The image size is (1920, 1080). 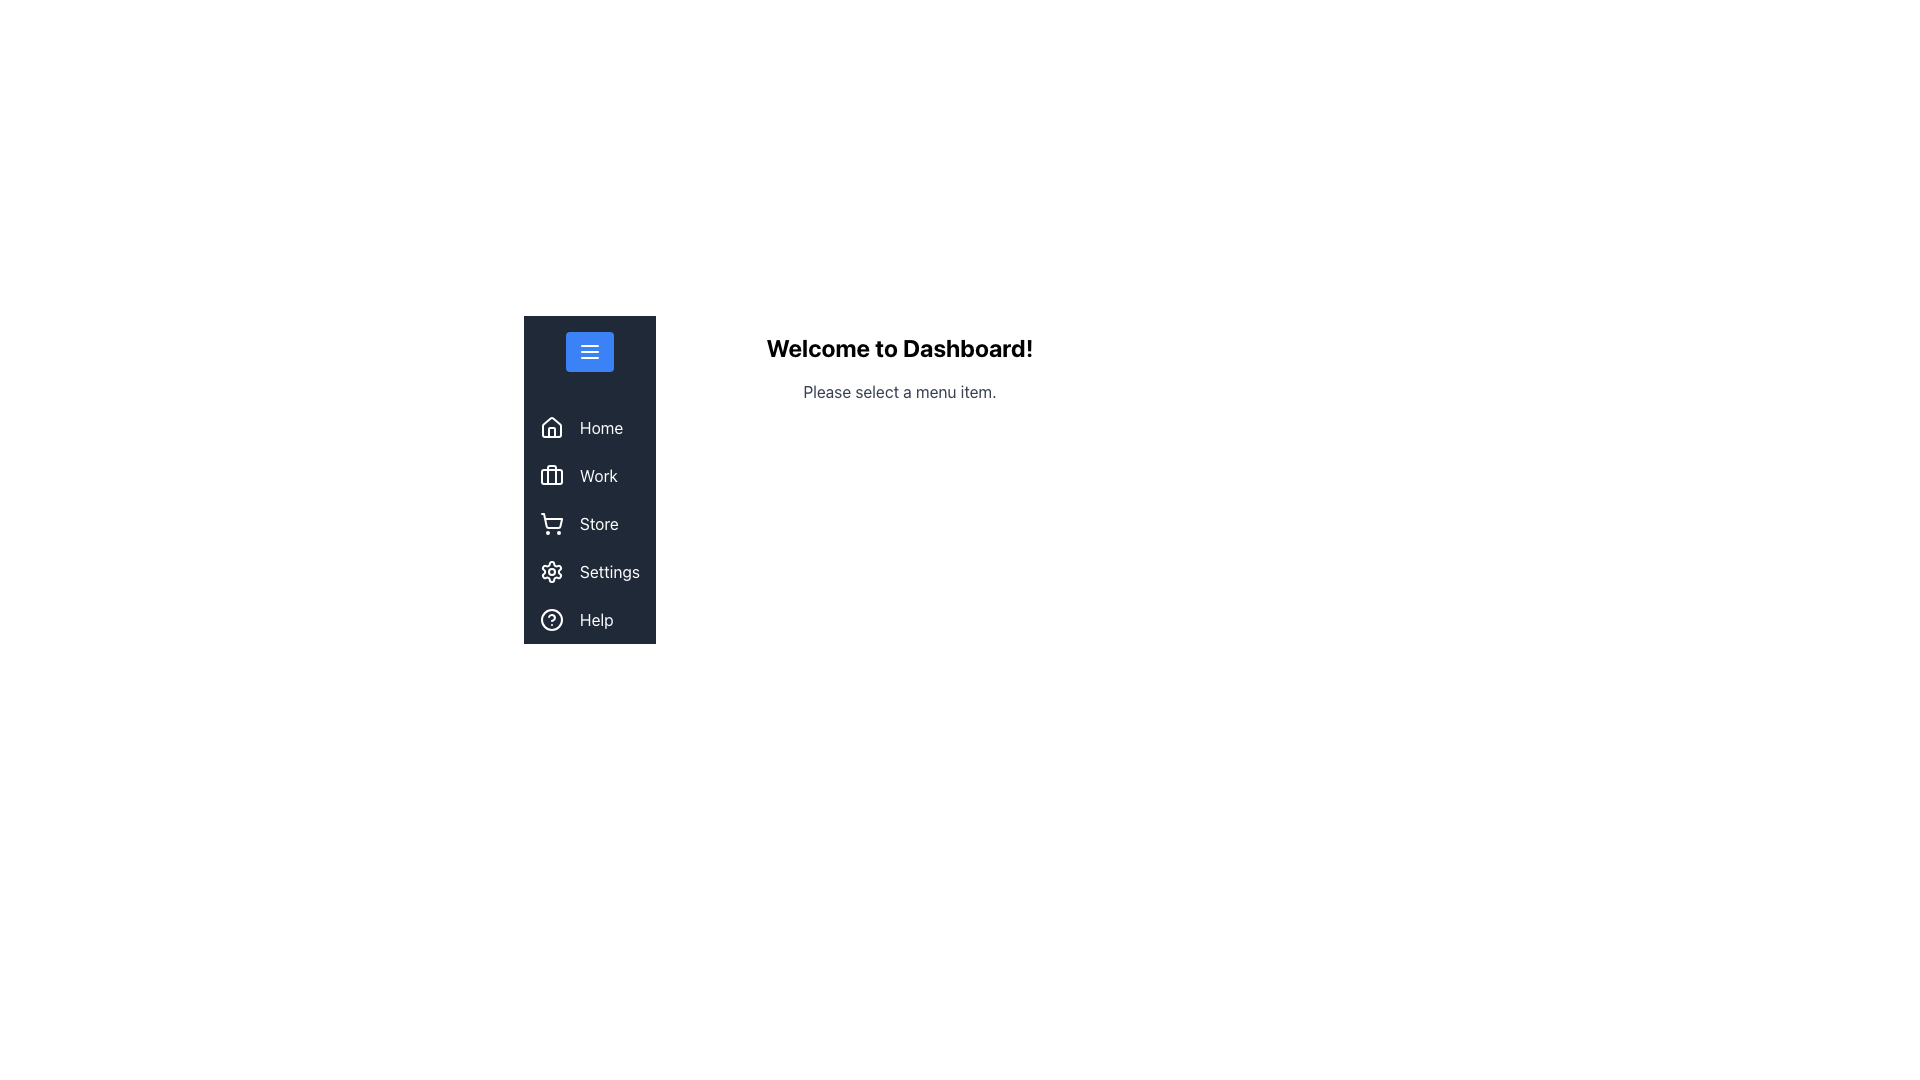 I want to click on the 'Settings' button located in the sidebar menu, which features a settings icon and white text on a dark background, so click(x=589, y=571).